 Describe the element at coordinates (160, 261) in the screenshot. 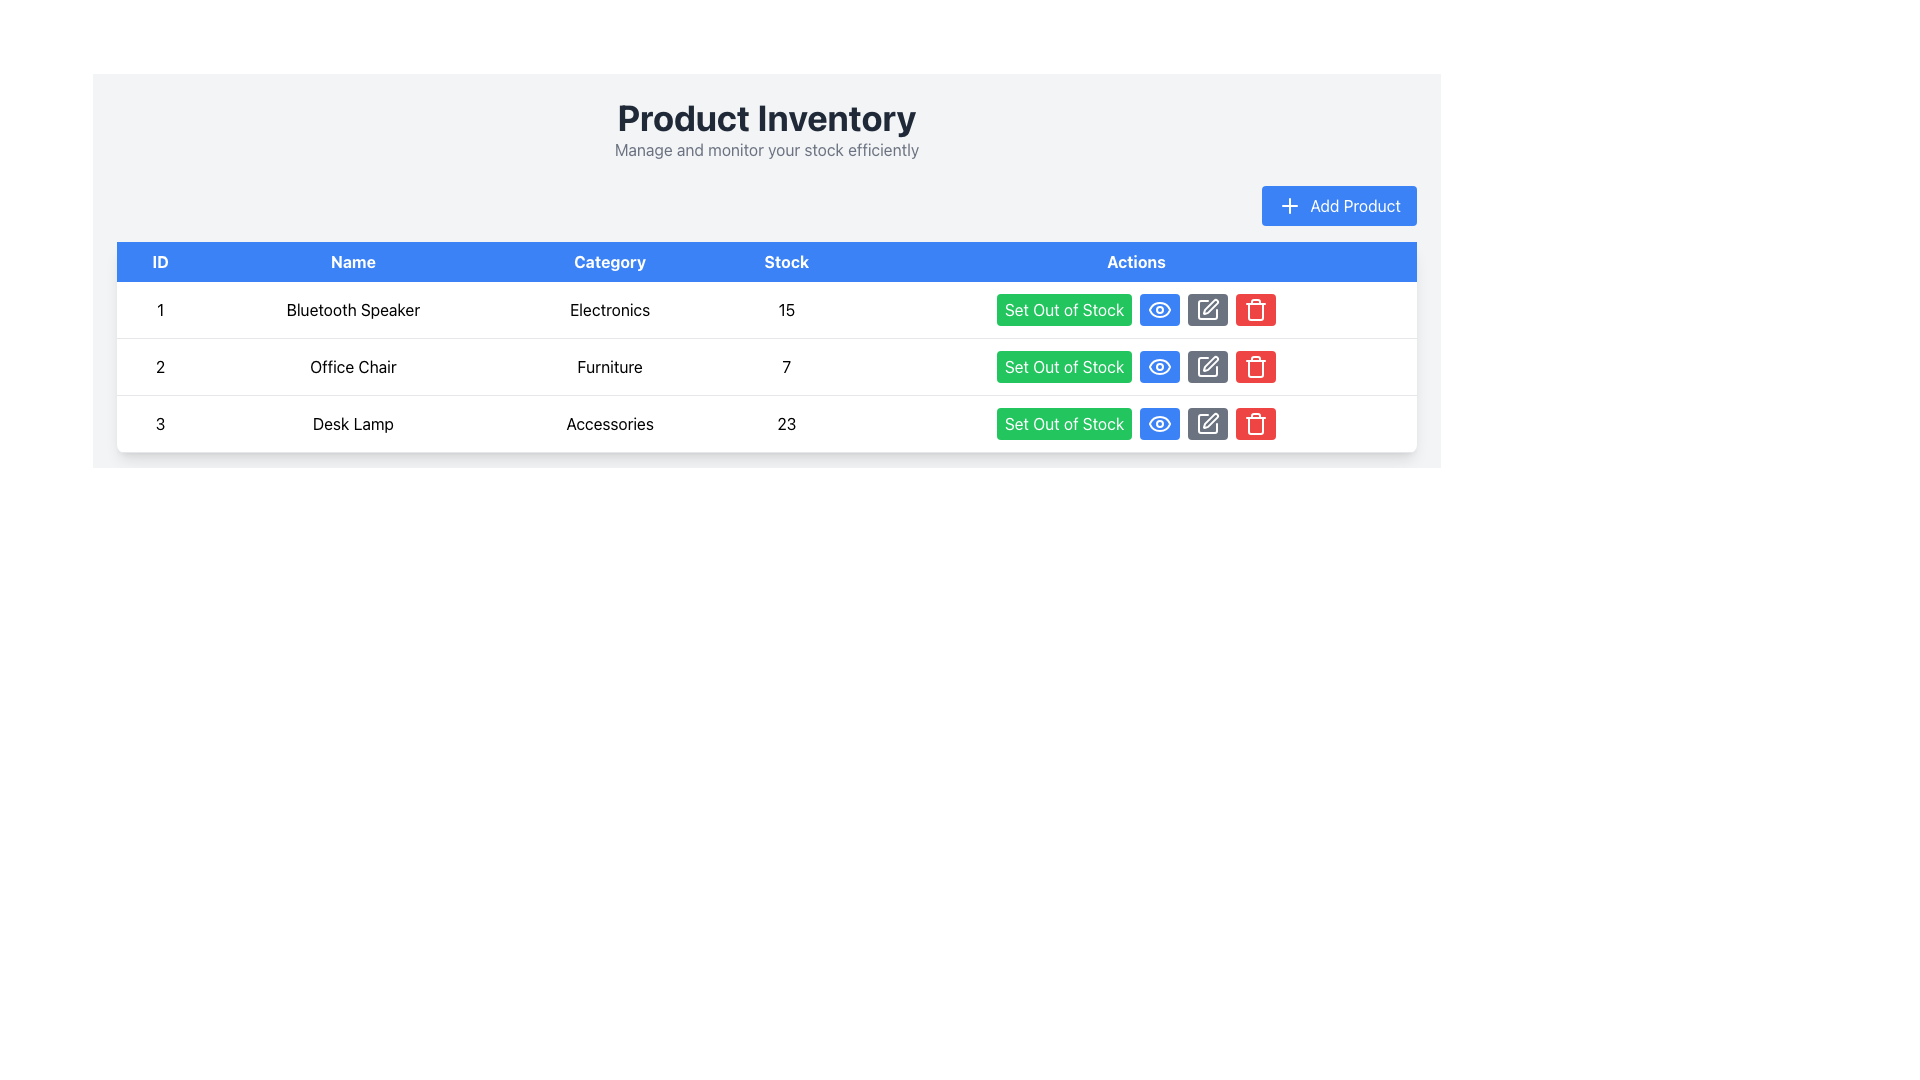

I see `the 'ID' column header label, which is the first item in a list of headers for a table, located at the upper left corner of the table` at that location.